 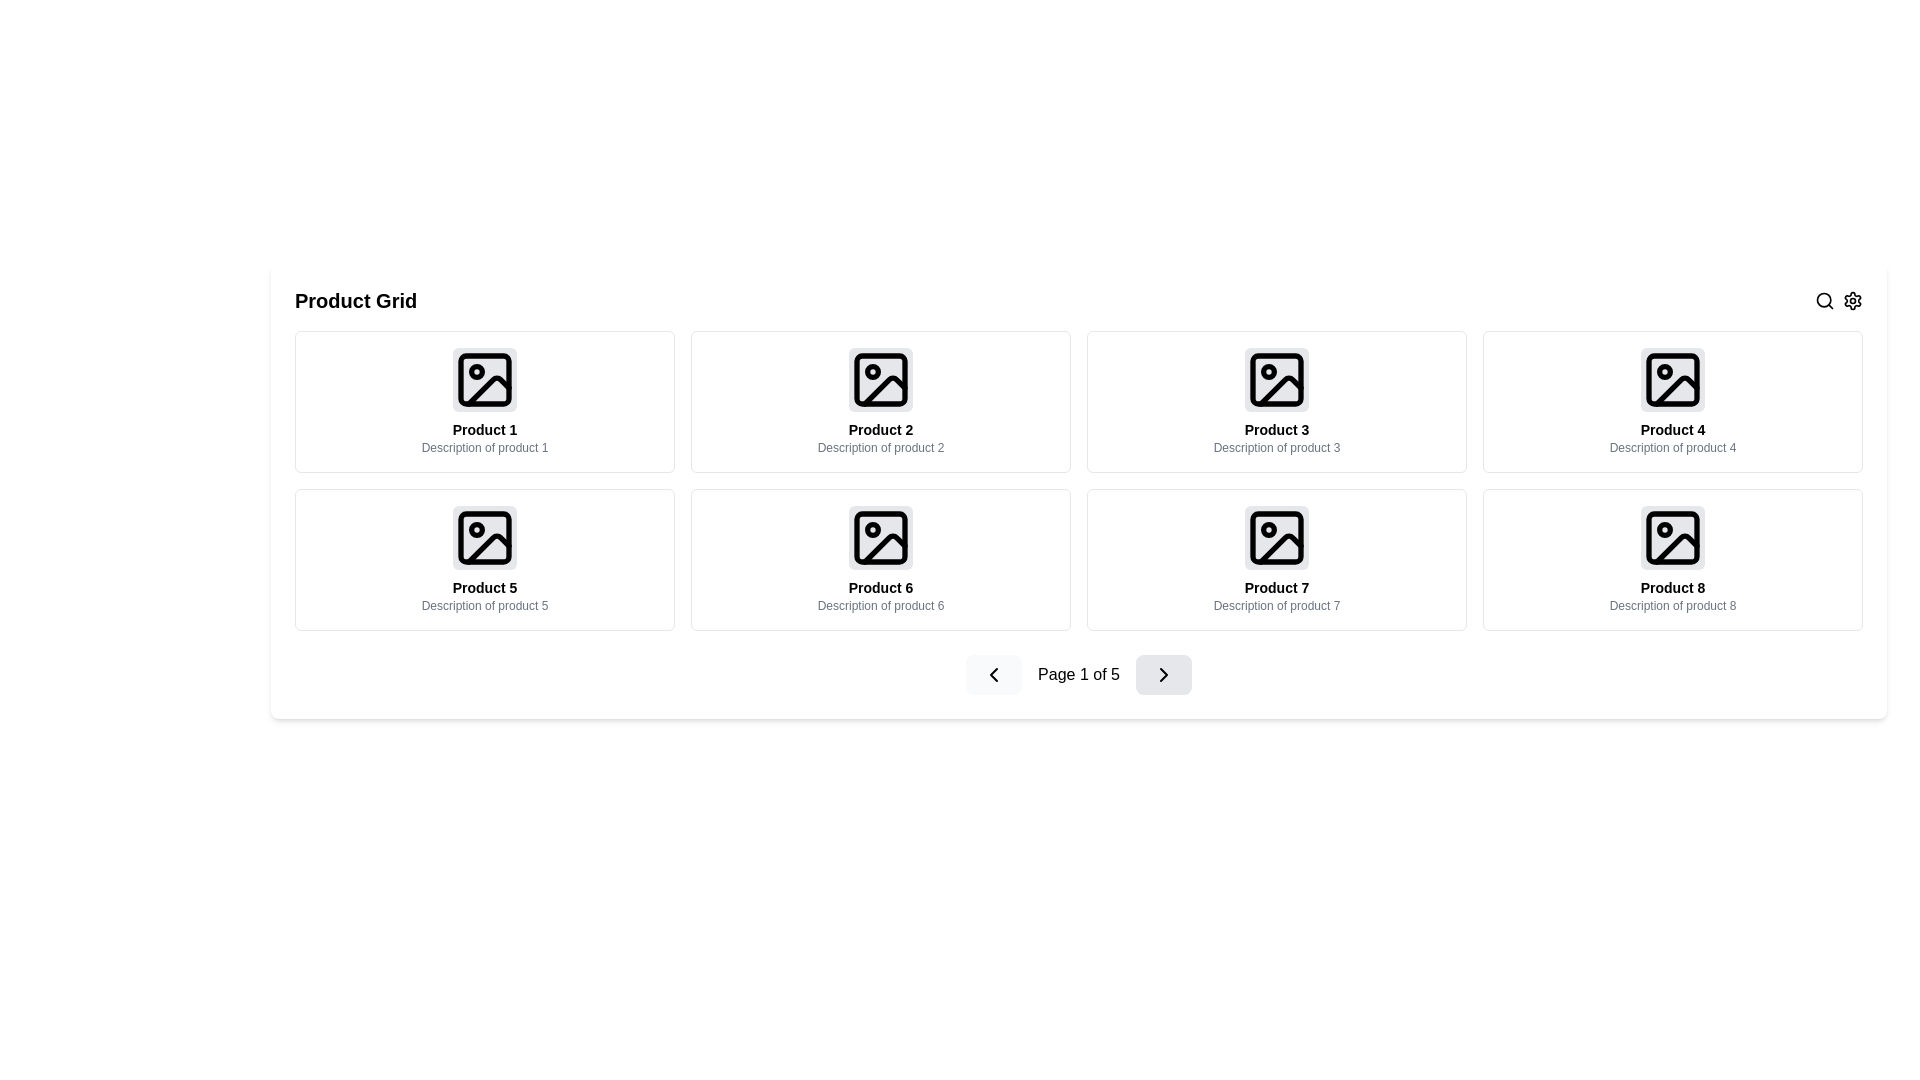 I want to click on the product image icon in the 'Product 1' listing, which serves as a placeholder for the product image, so click(x=484, y=380).